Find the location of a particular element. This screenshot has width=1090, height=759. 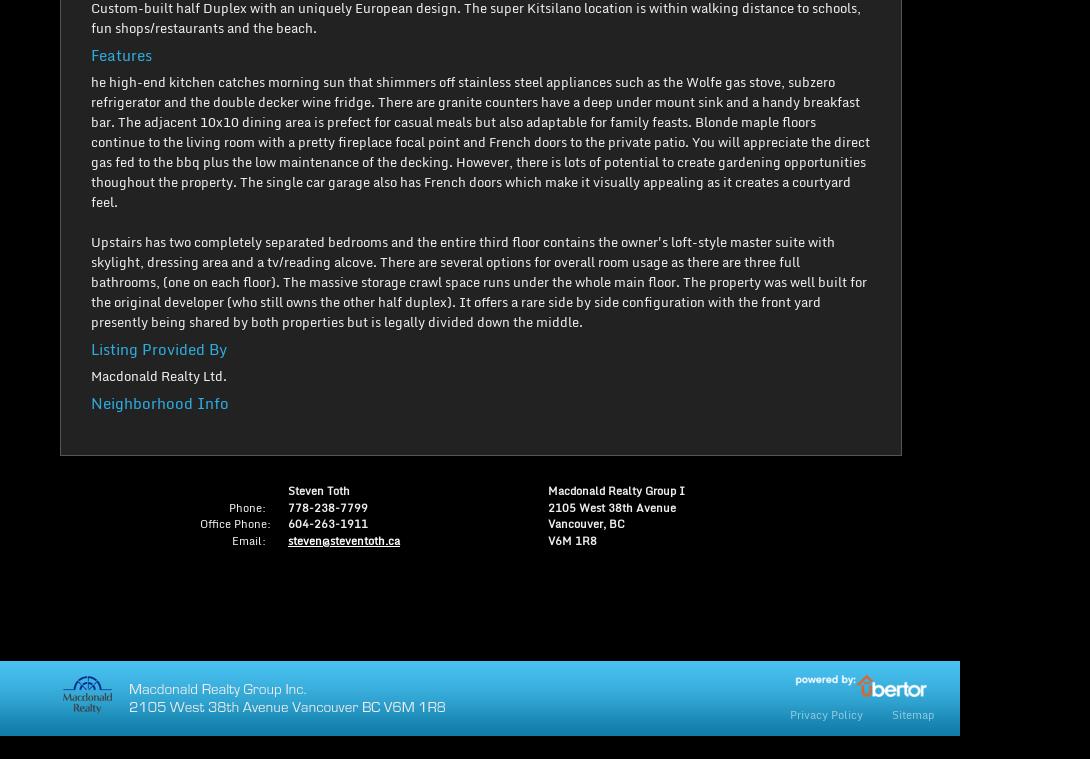

'Features' is located at coordinates (91, 54).